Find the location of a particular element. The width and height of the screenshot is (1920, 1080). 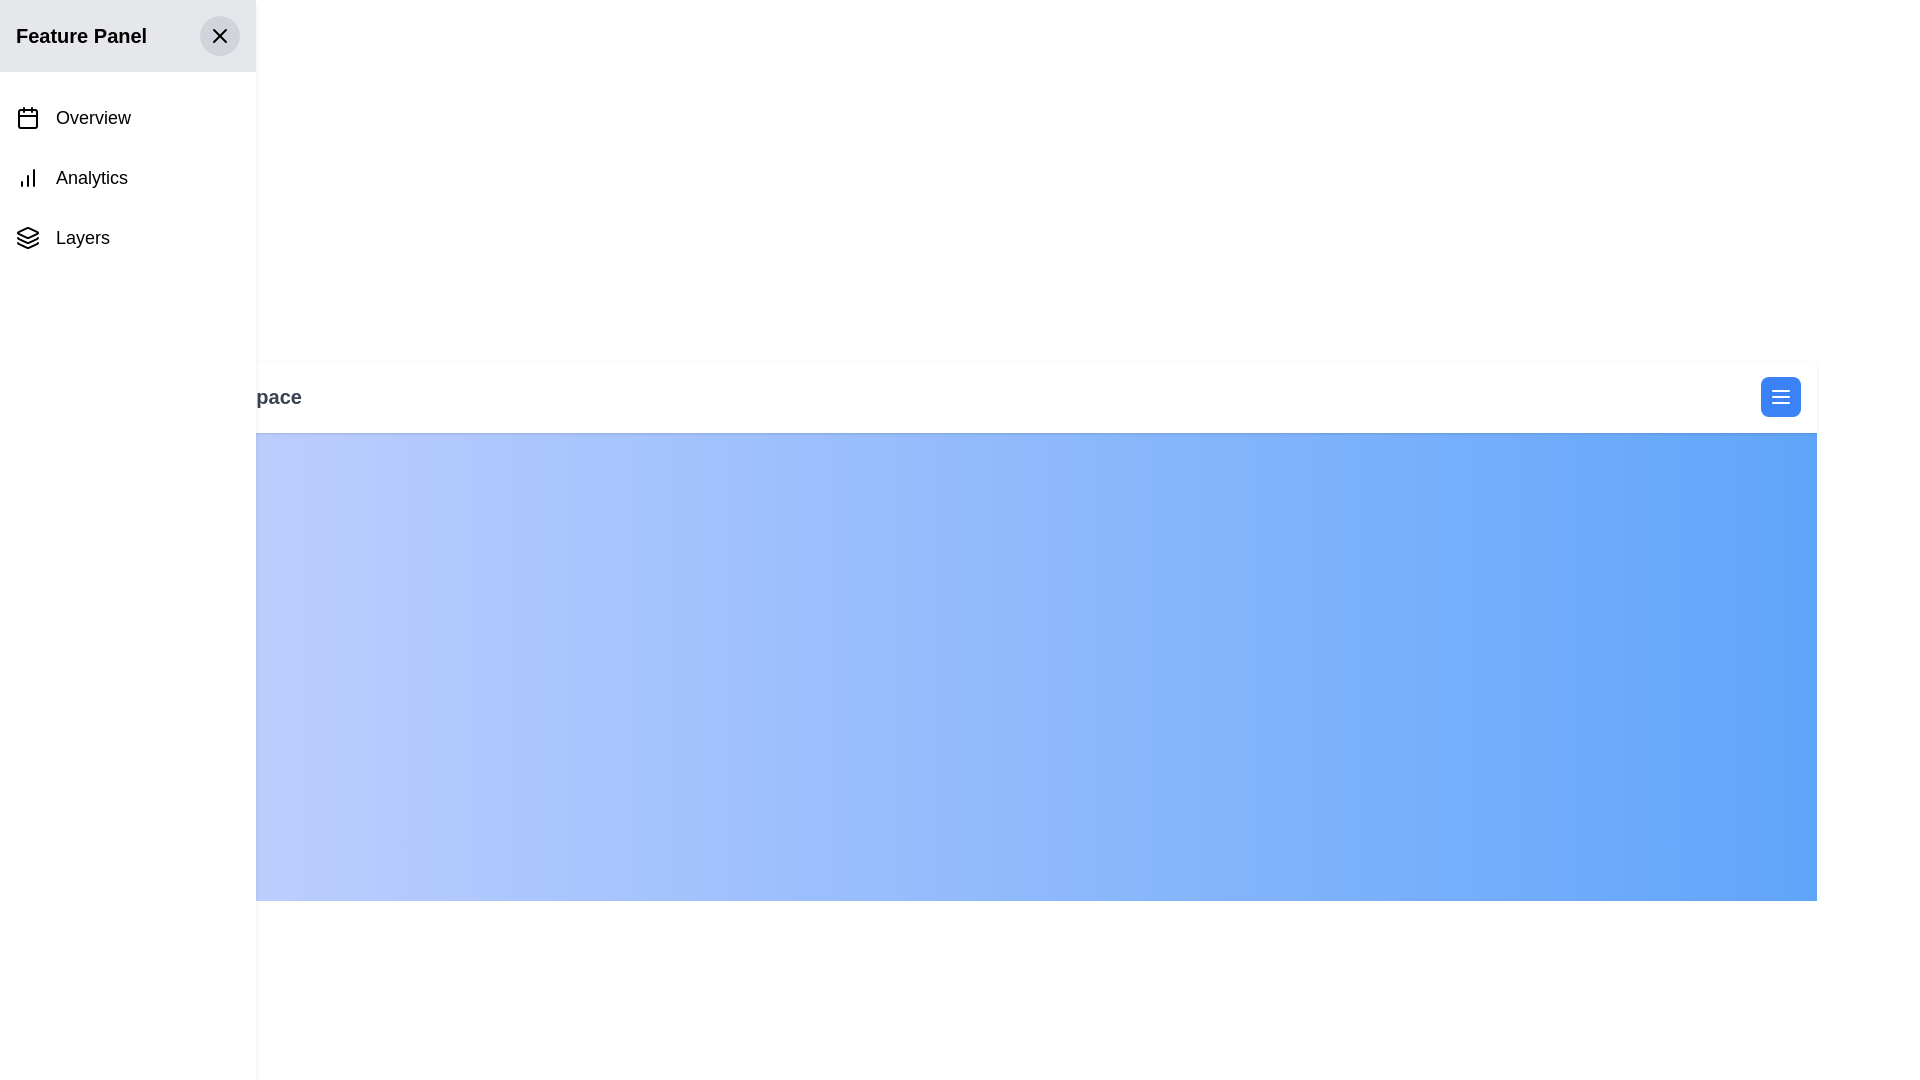

text content of the 'Analytics' menu item label located in the vertical sidebar menu, positioned below 'Overview' and above 'Layers' is located at coordinates (90, 176).